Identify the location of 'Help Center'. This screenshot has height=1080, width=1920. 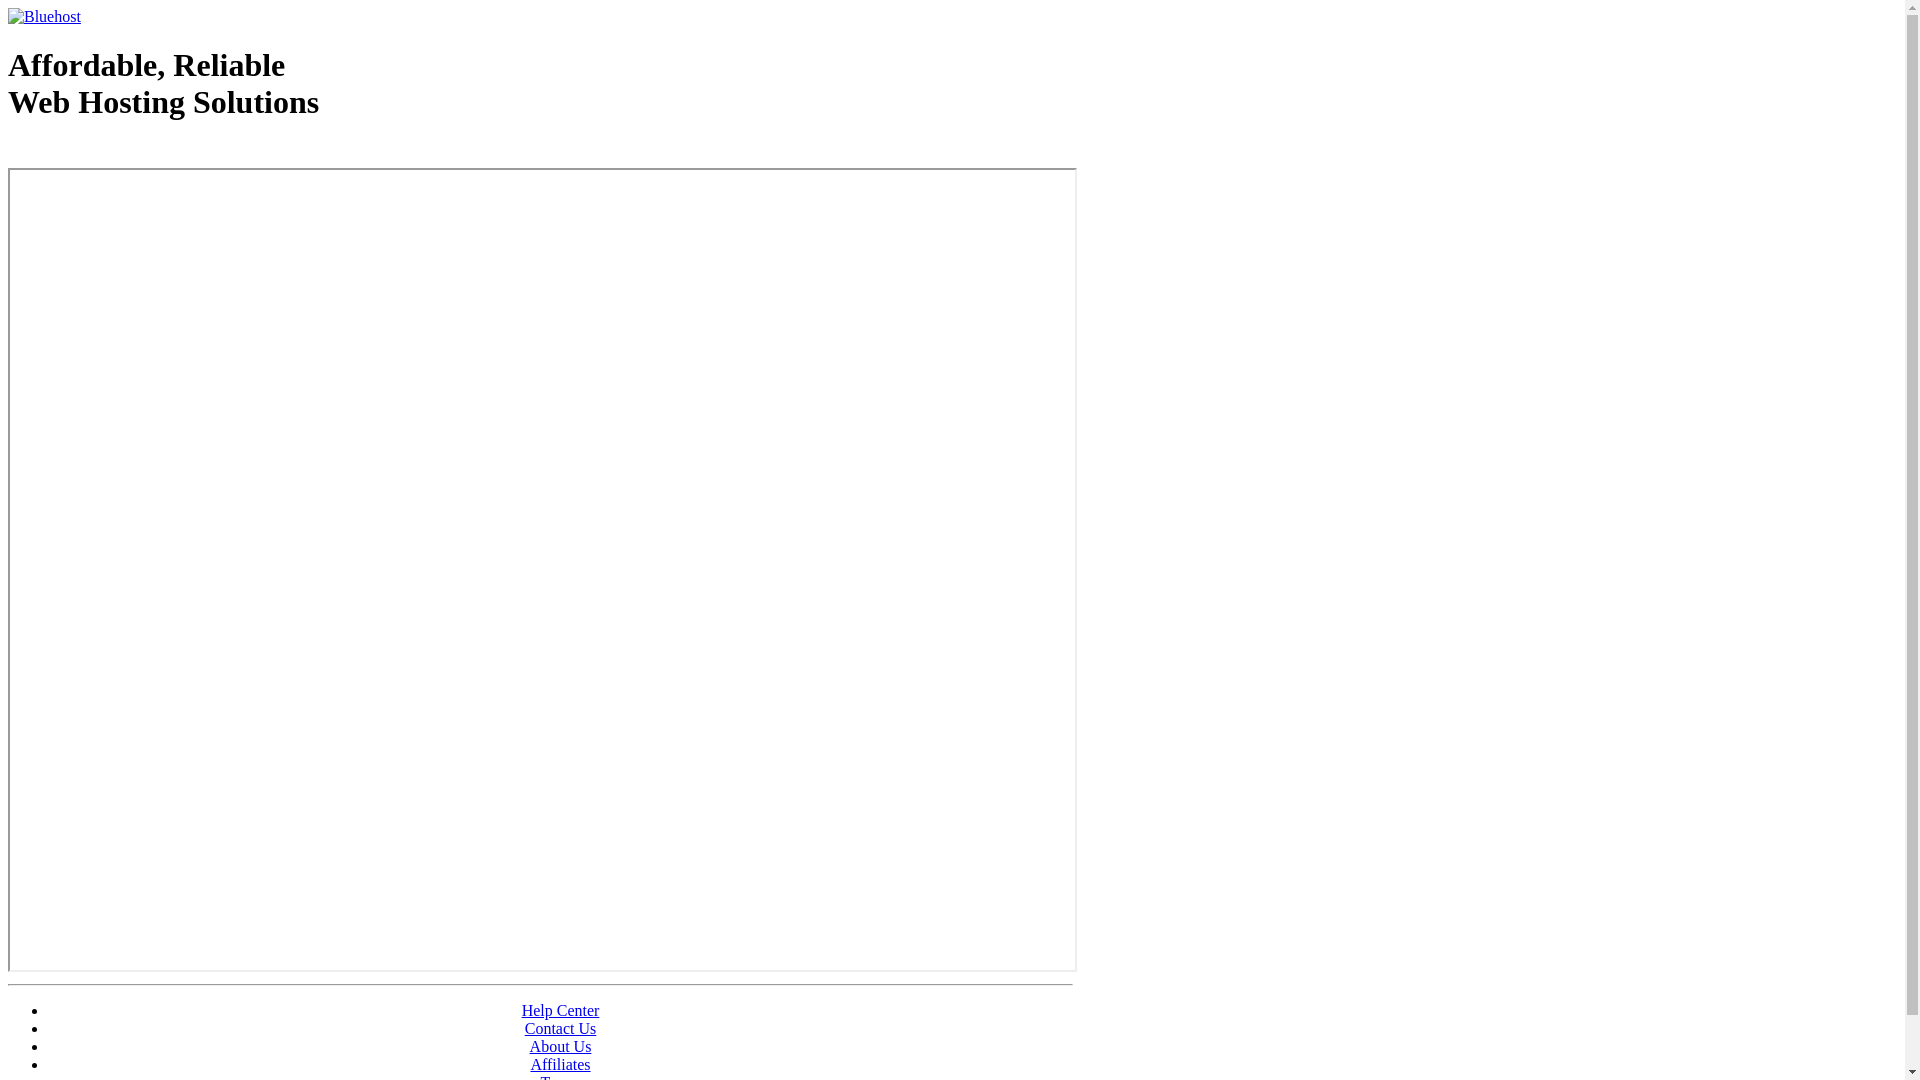
(522, 1010).